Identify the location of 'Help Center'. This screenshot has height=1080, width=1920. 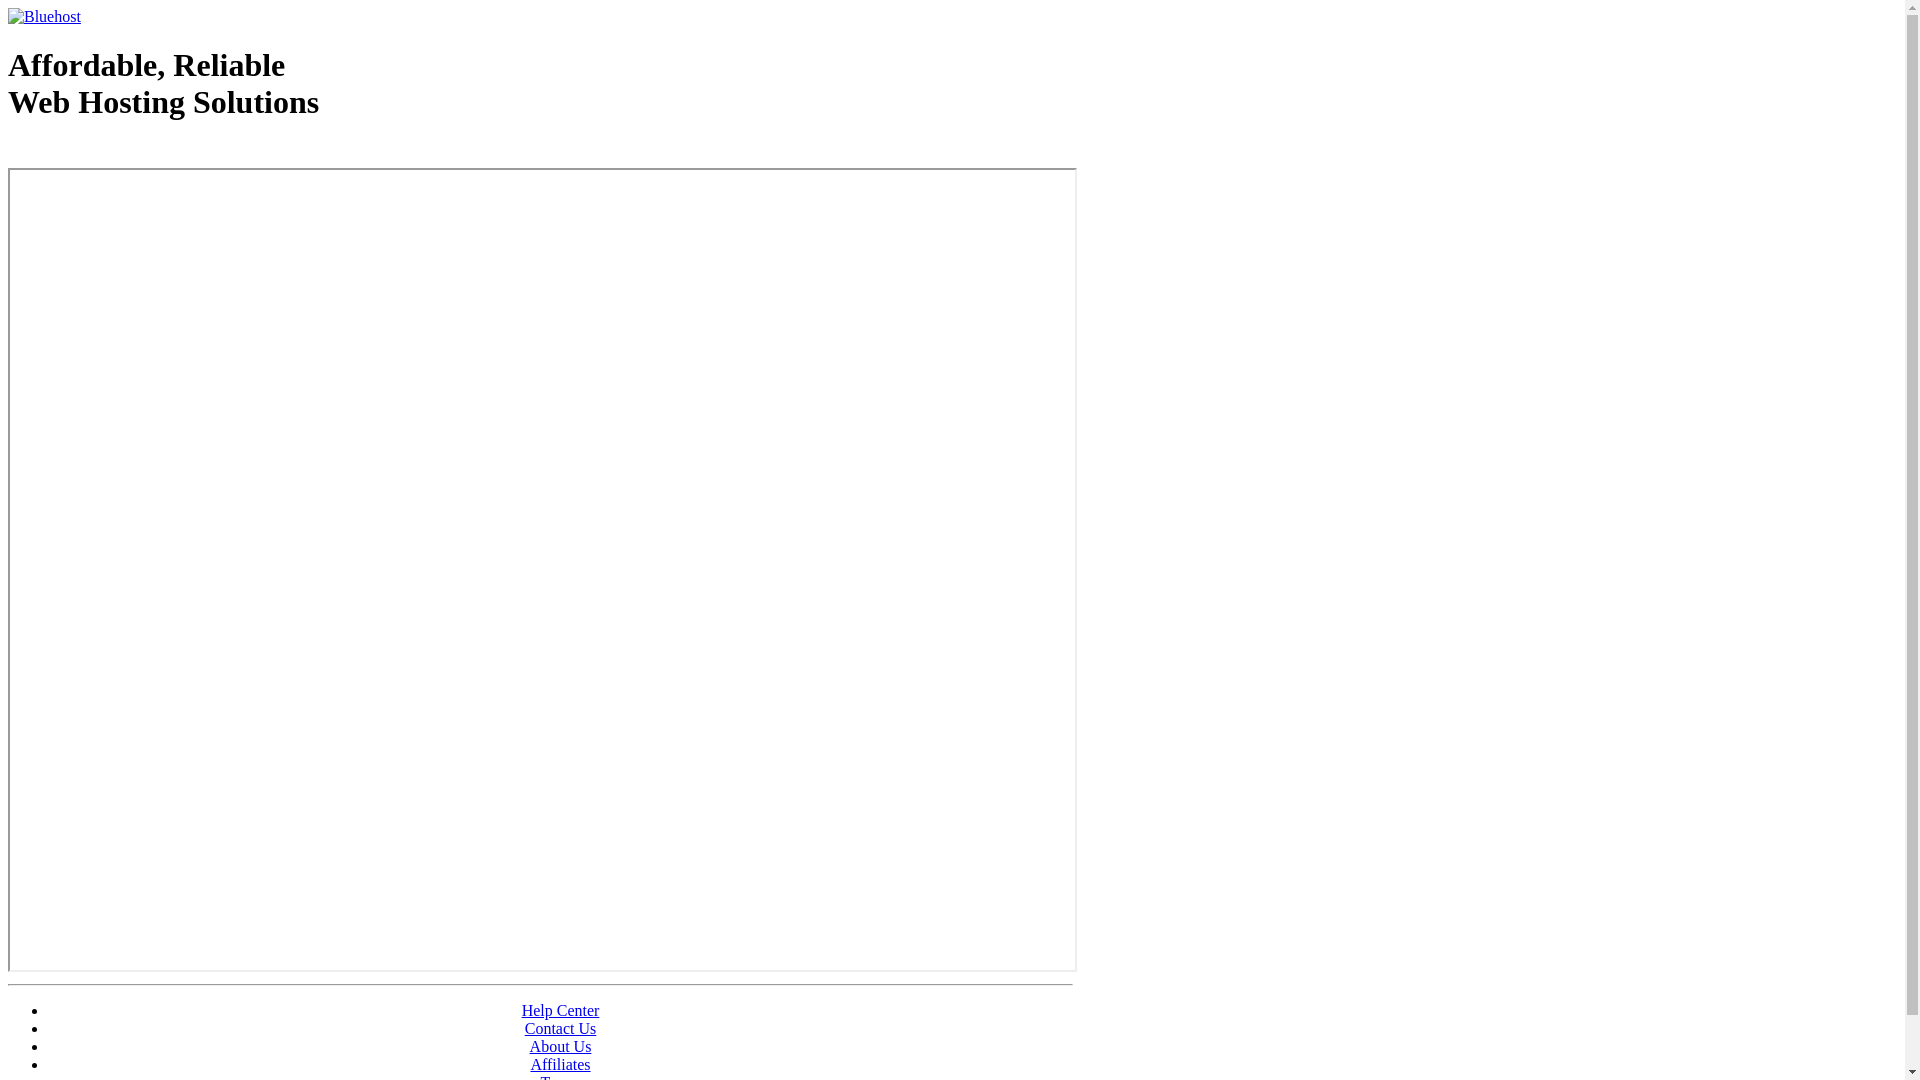
(522, 1010).